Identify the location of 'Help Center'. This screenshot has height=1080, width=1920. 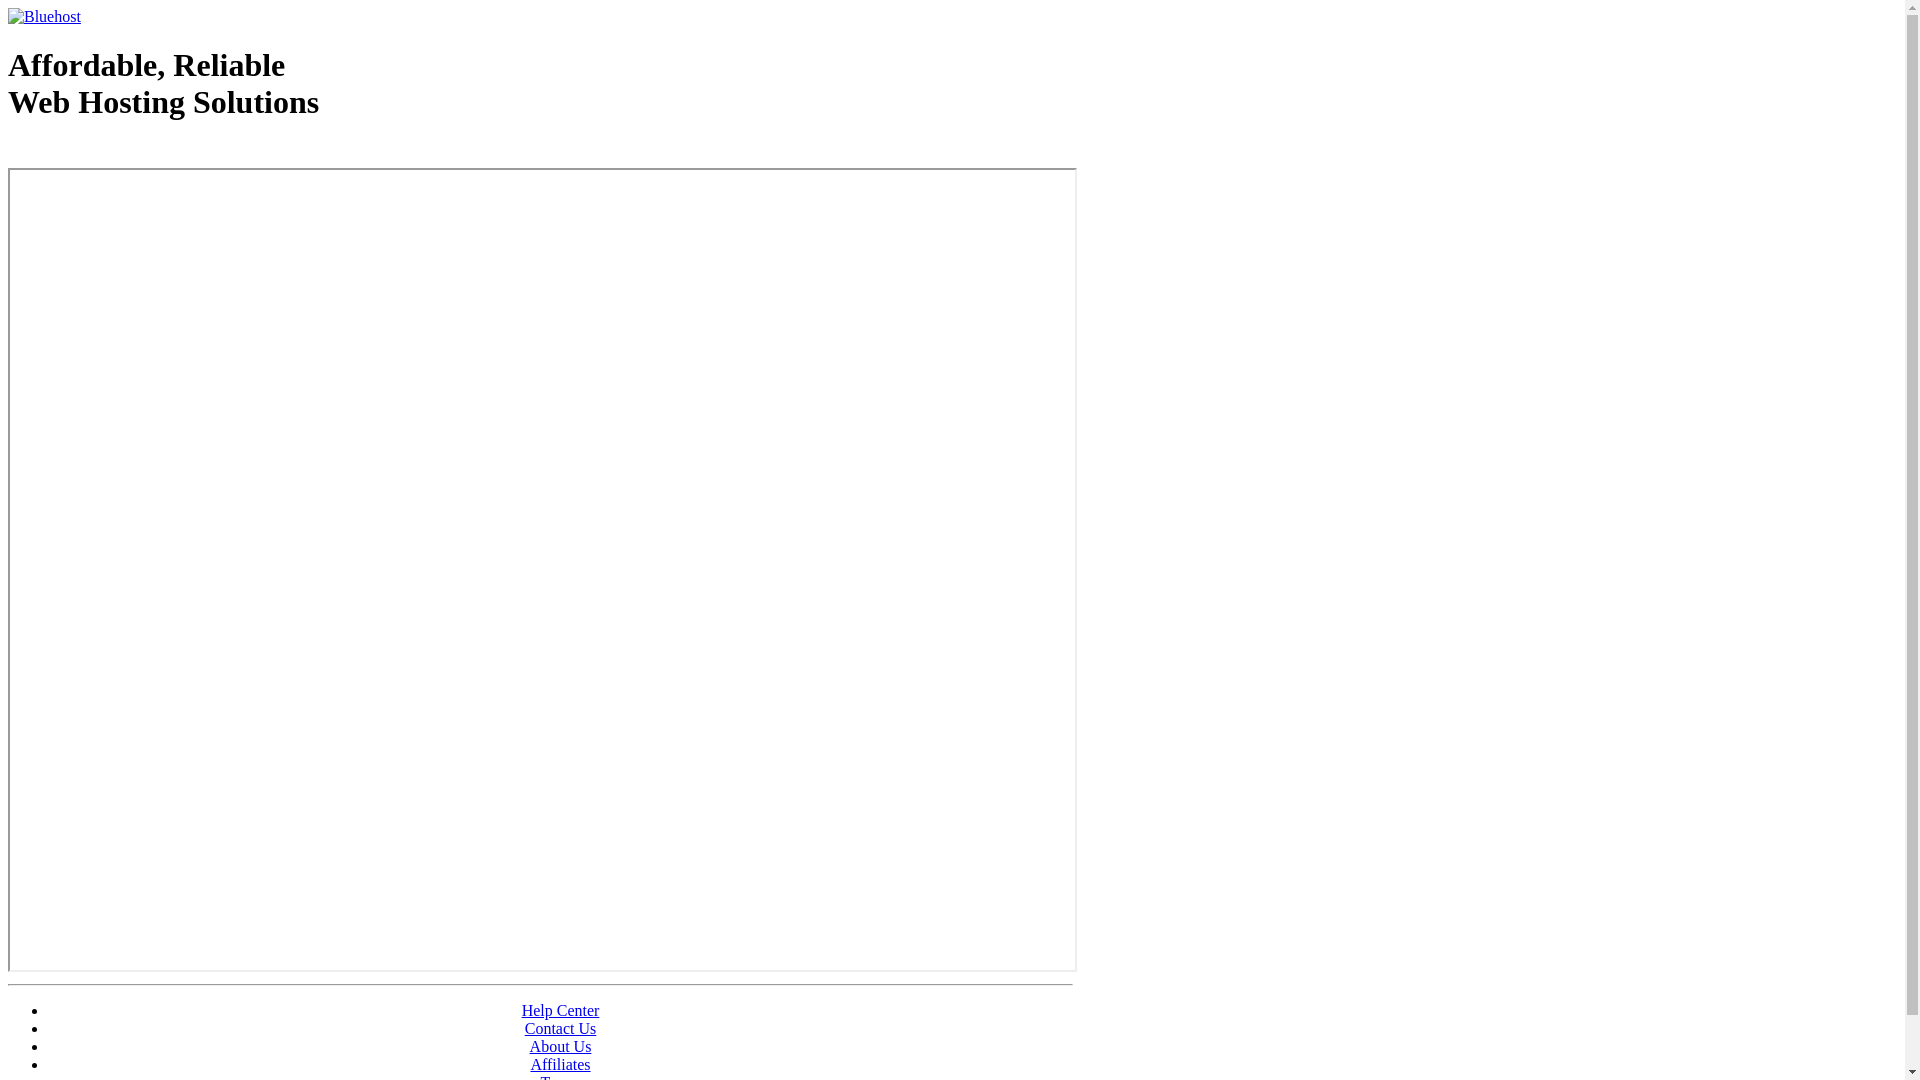
(522, 1010).